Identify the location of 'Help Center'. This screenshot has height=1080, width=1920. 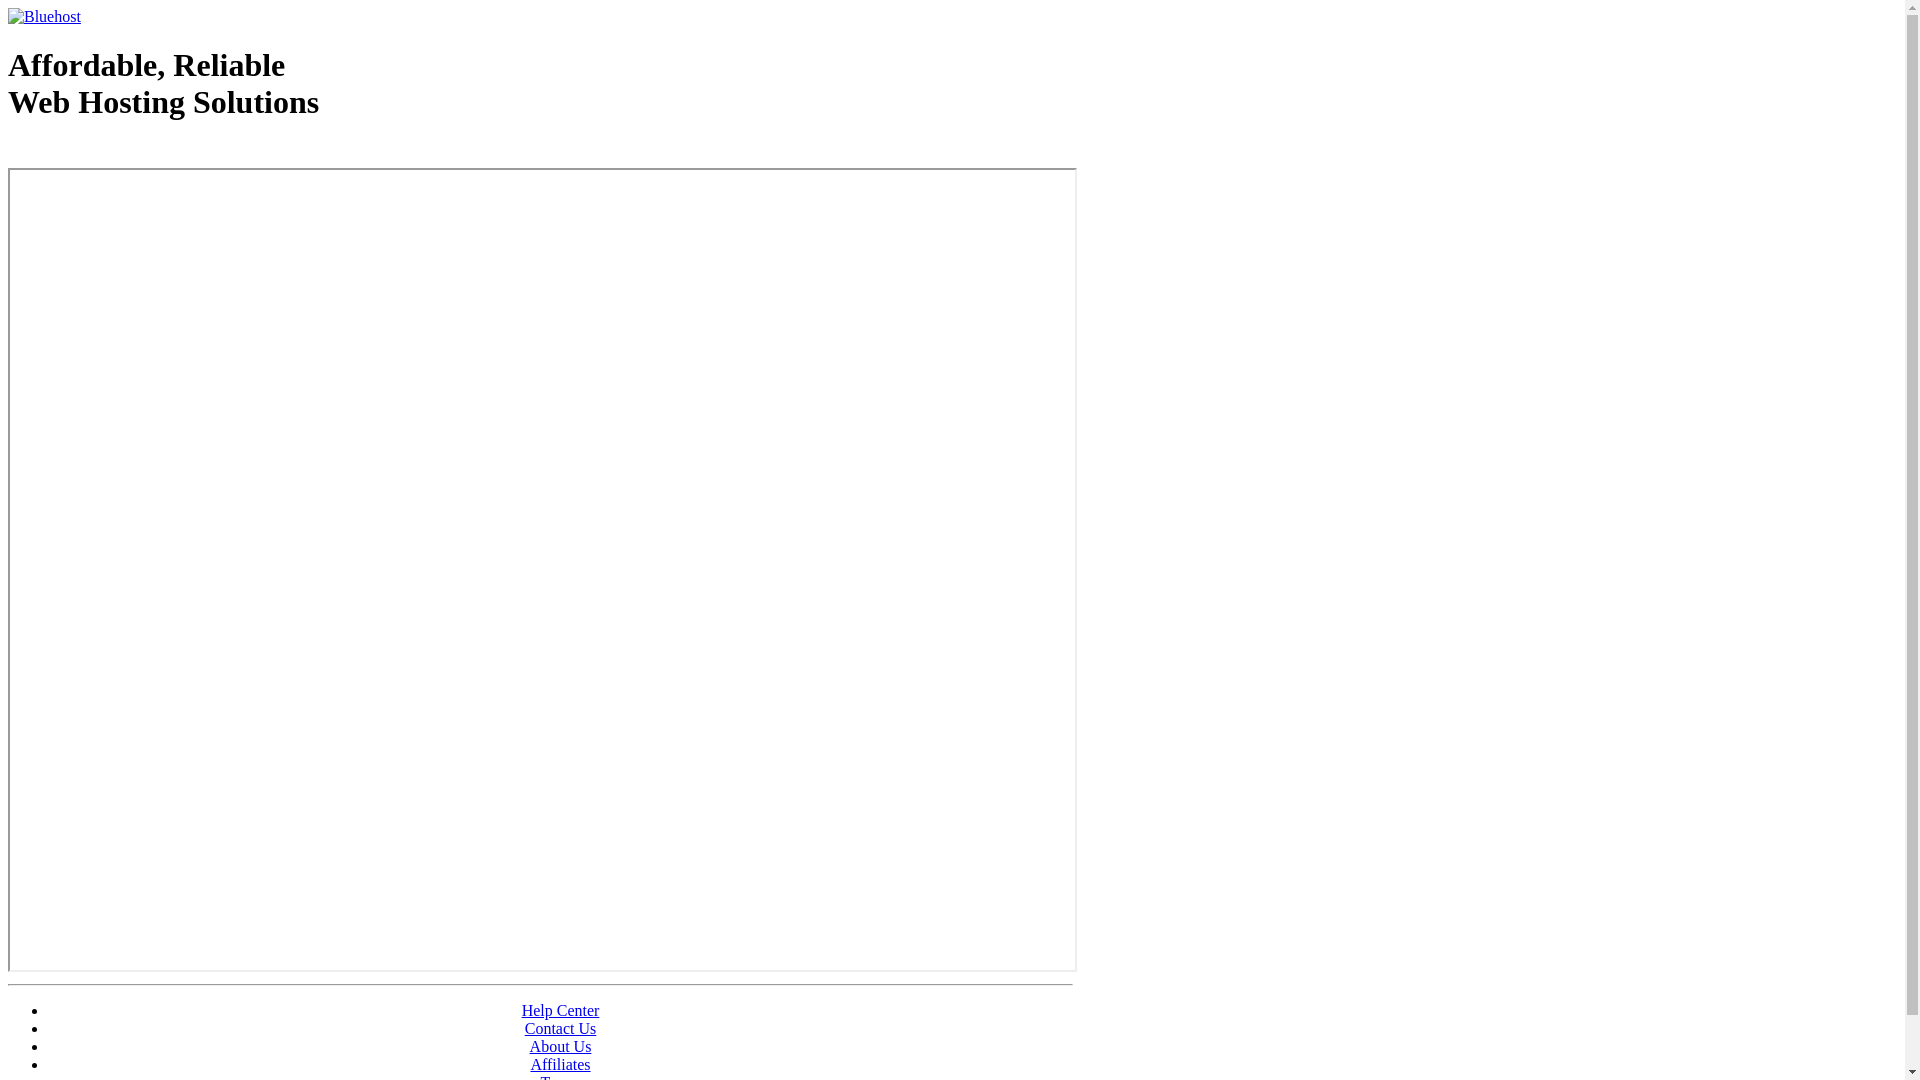
(522, 1010).